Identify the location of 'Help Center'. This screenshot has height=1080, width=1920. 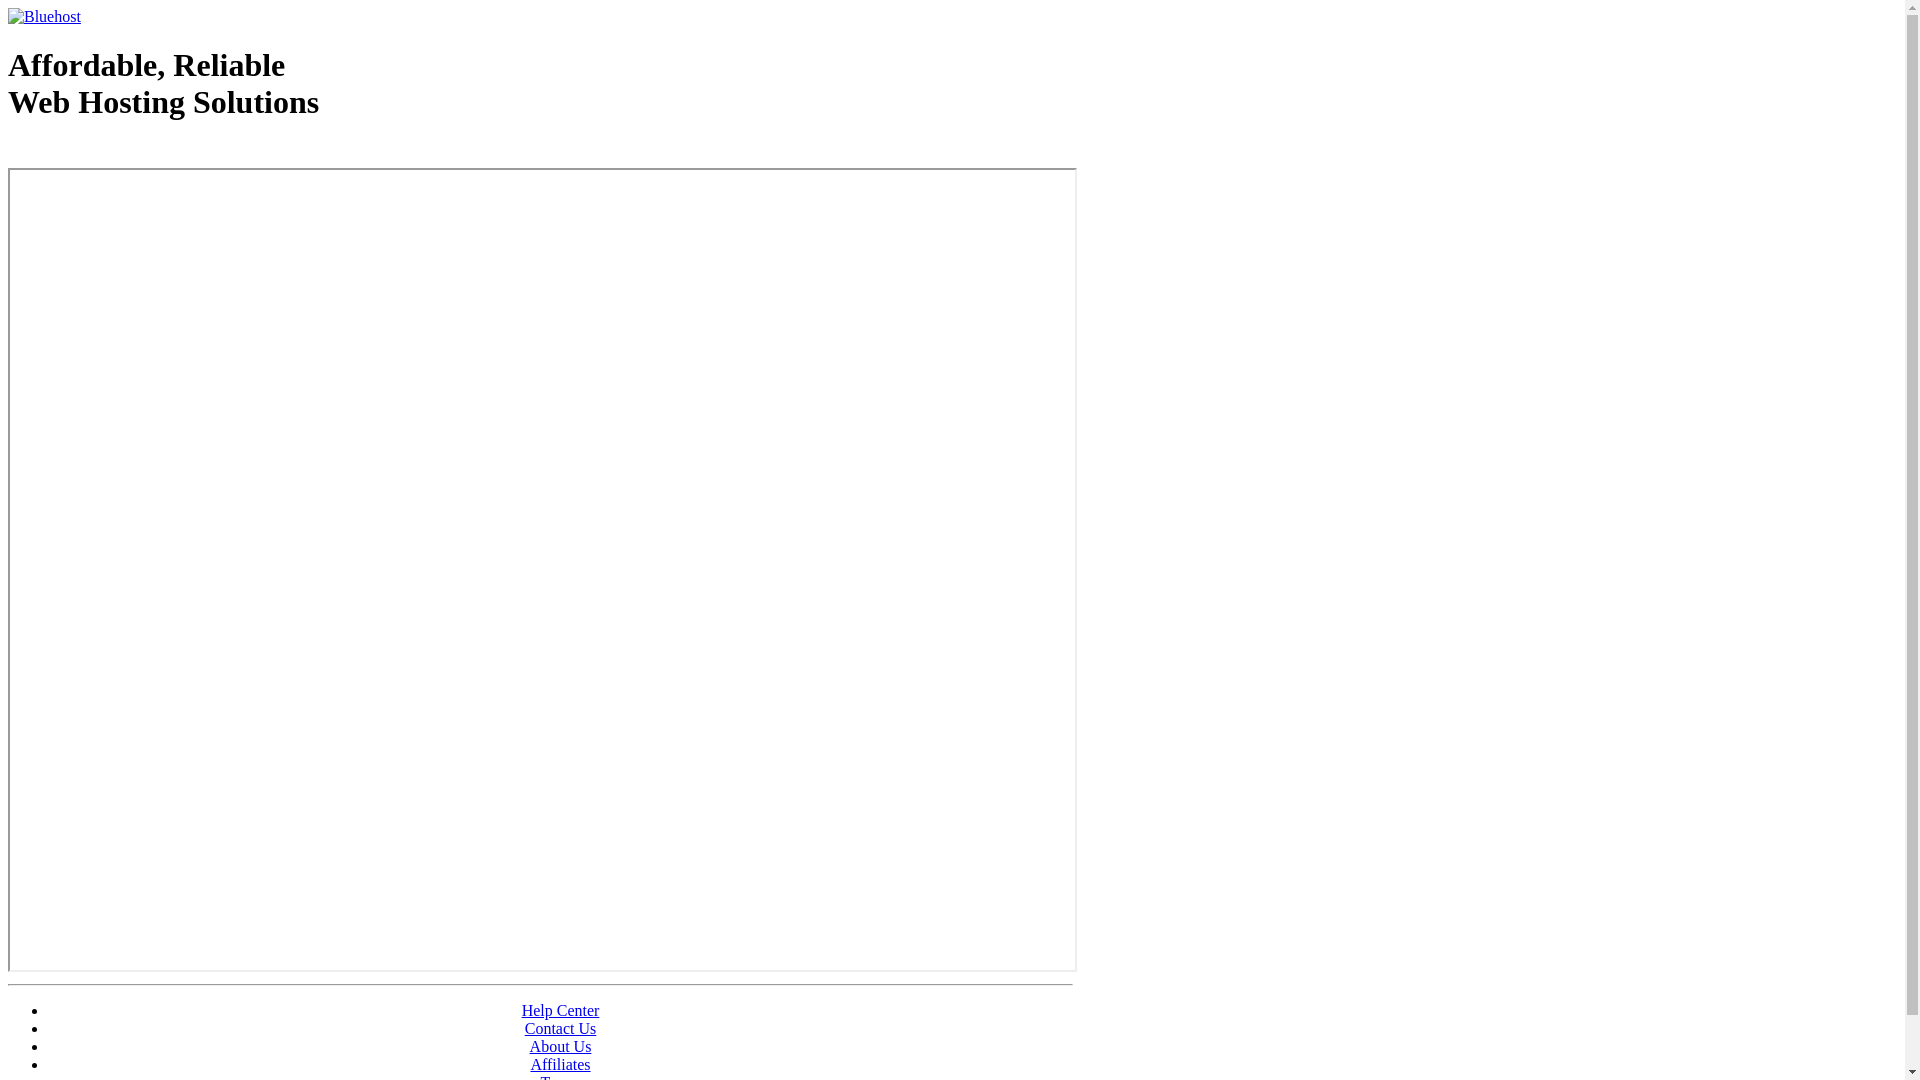
(522, 1010).